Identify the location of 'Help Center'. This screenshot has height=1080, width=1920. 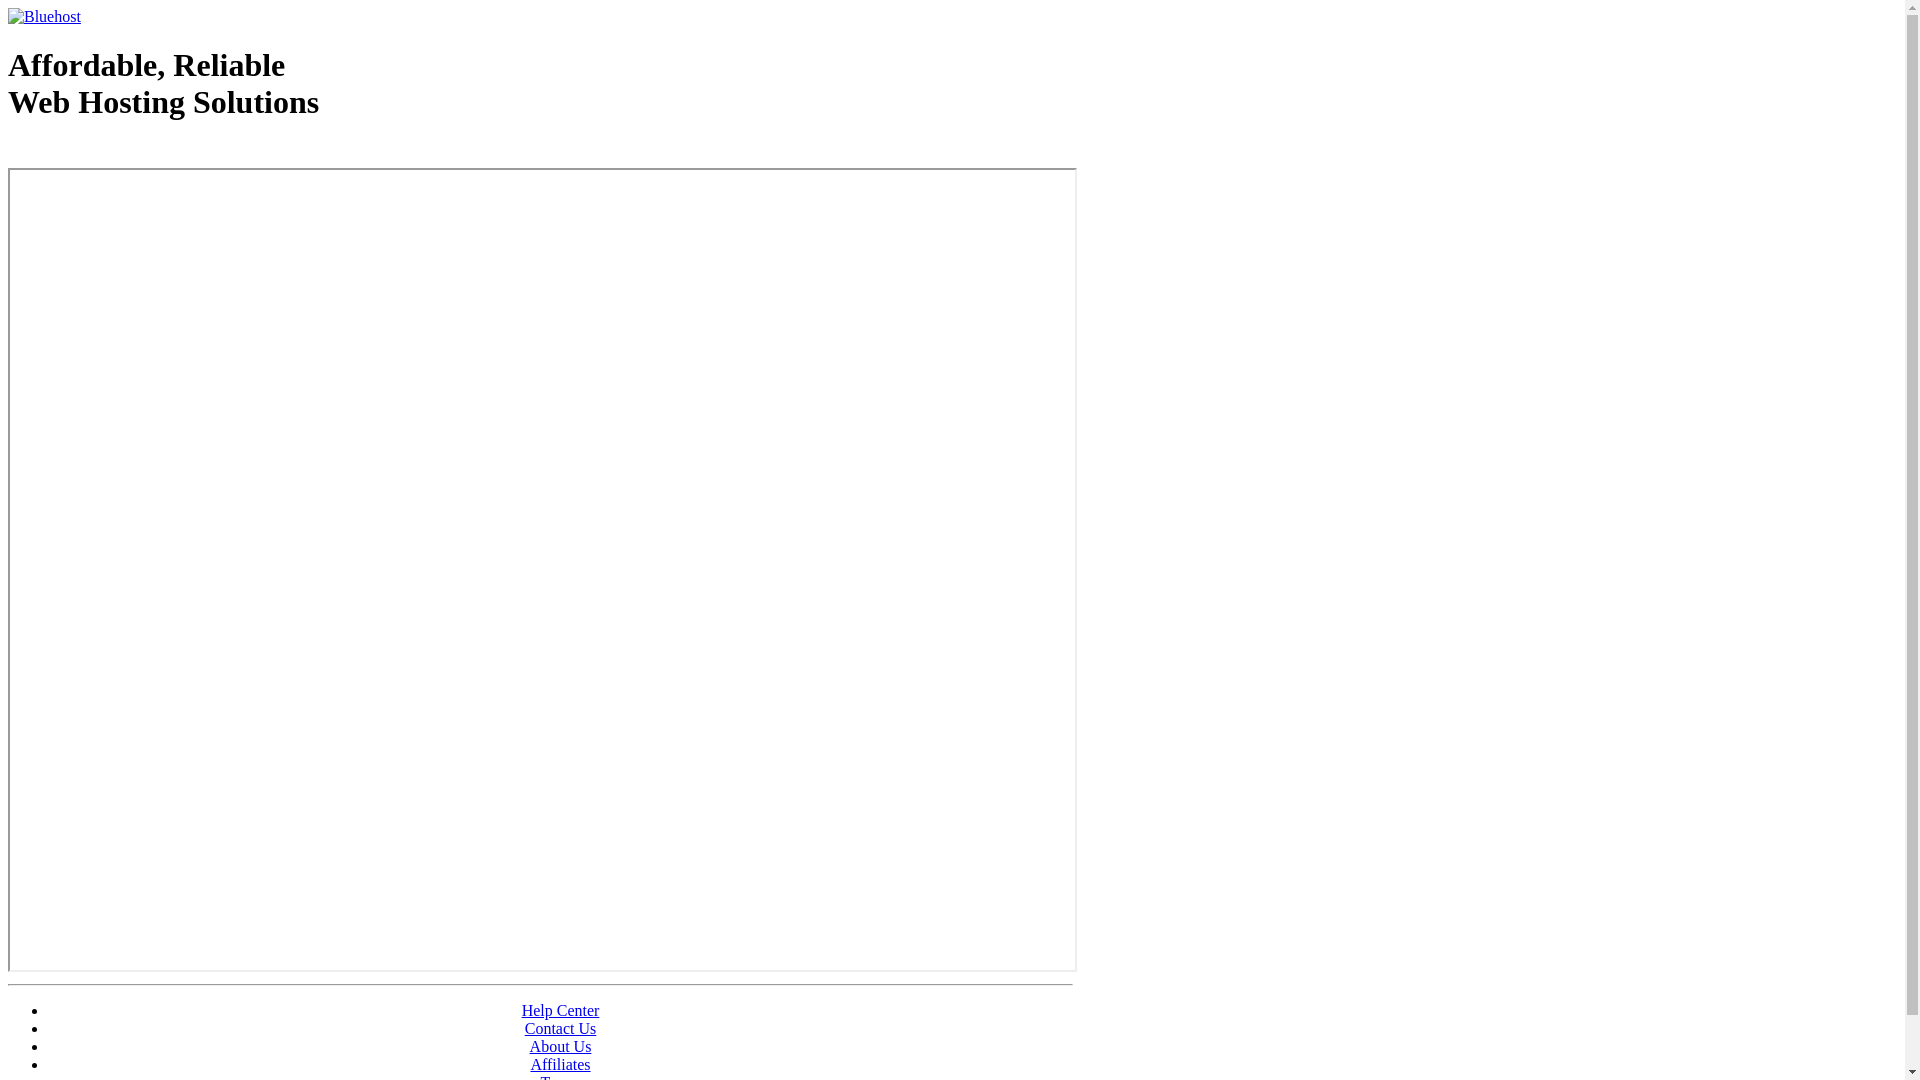
(522, 1010).